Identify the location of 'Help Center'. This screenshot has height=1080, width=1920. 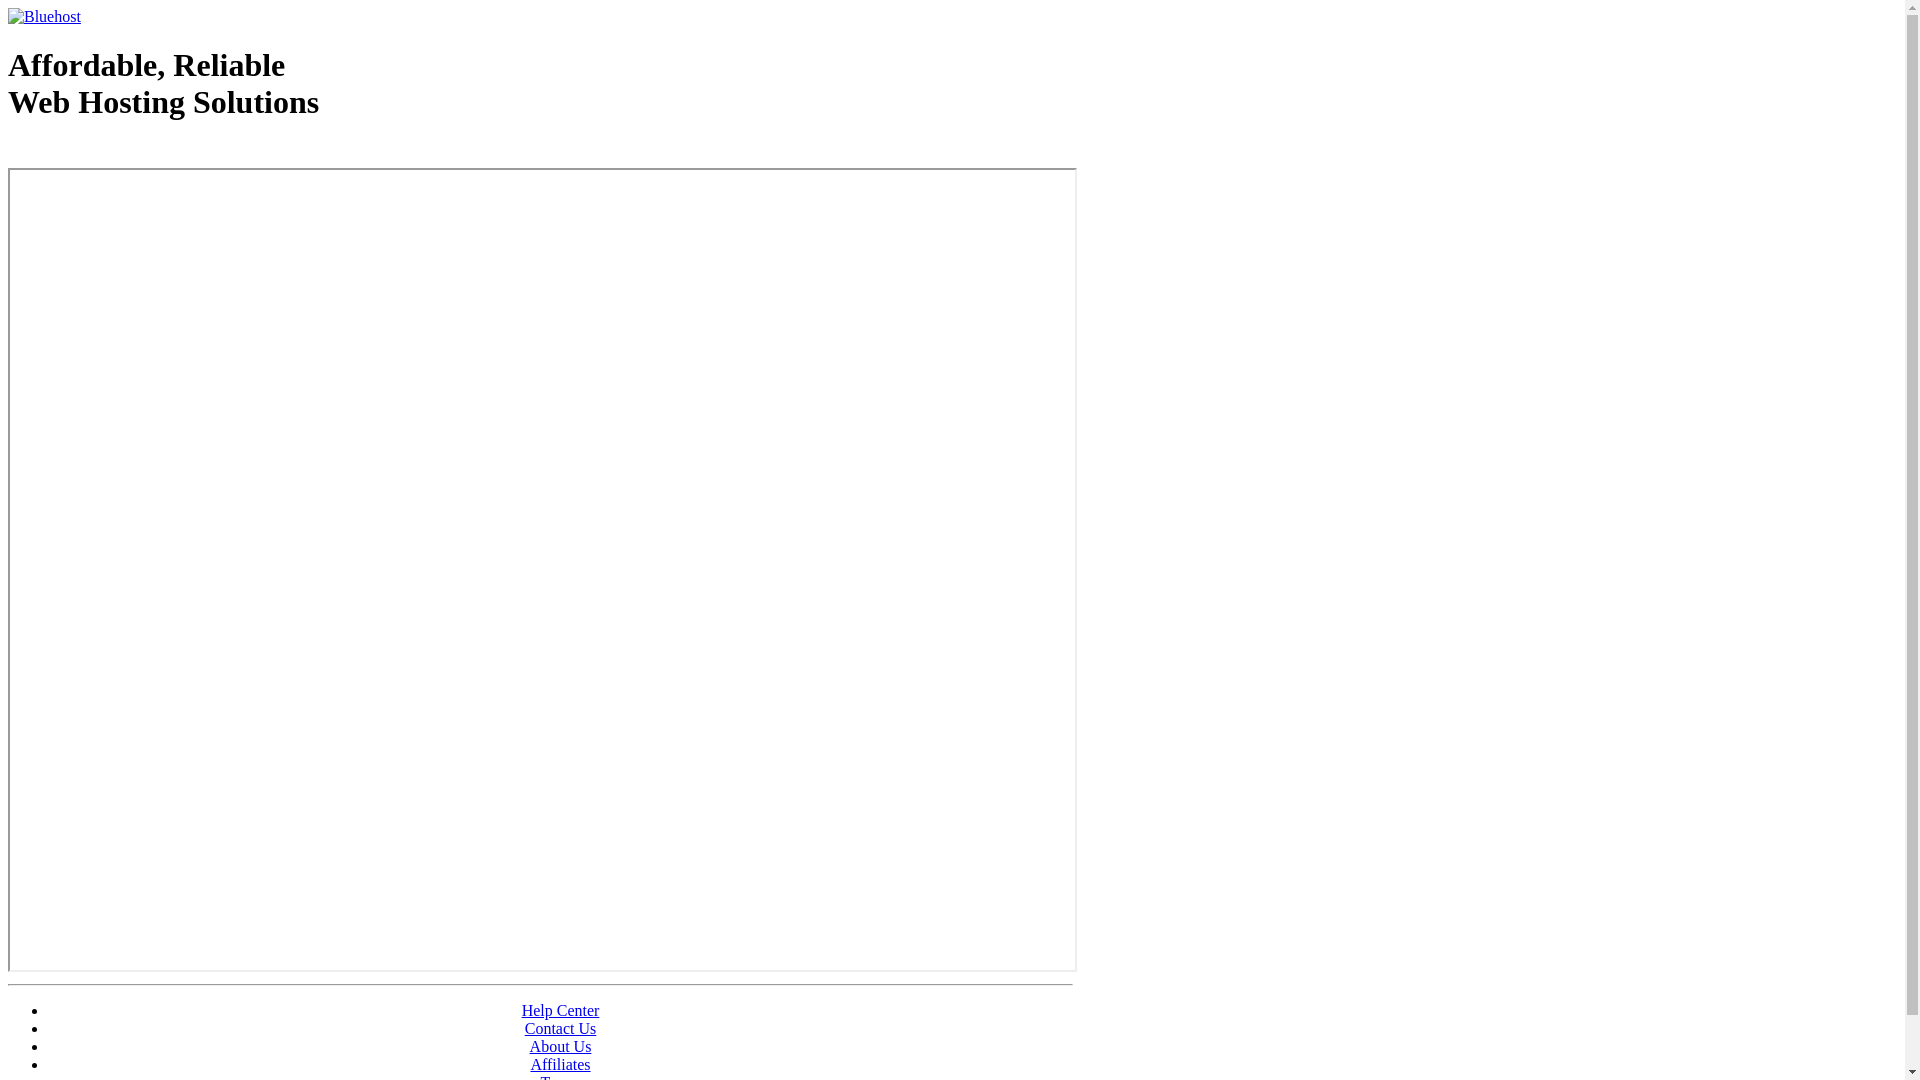
(522, 1010).